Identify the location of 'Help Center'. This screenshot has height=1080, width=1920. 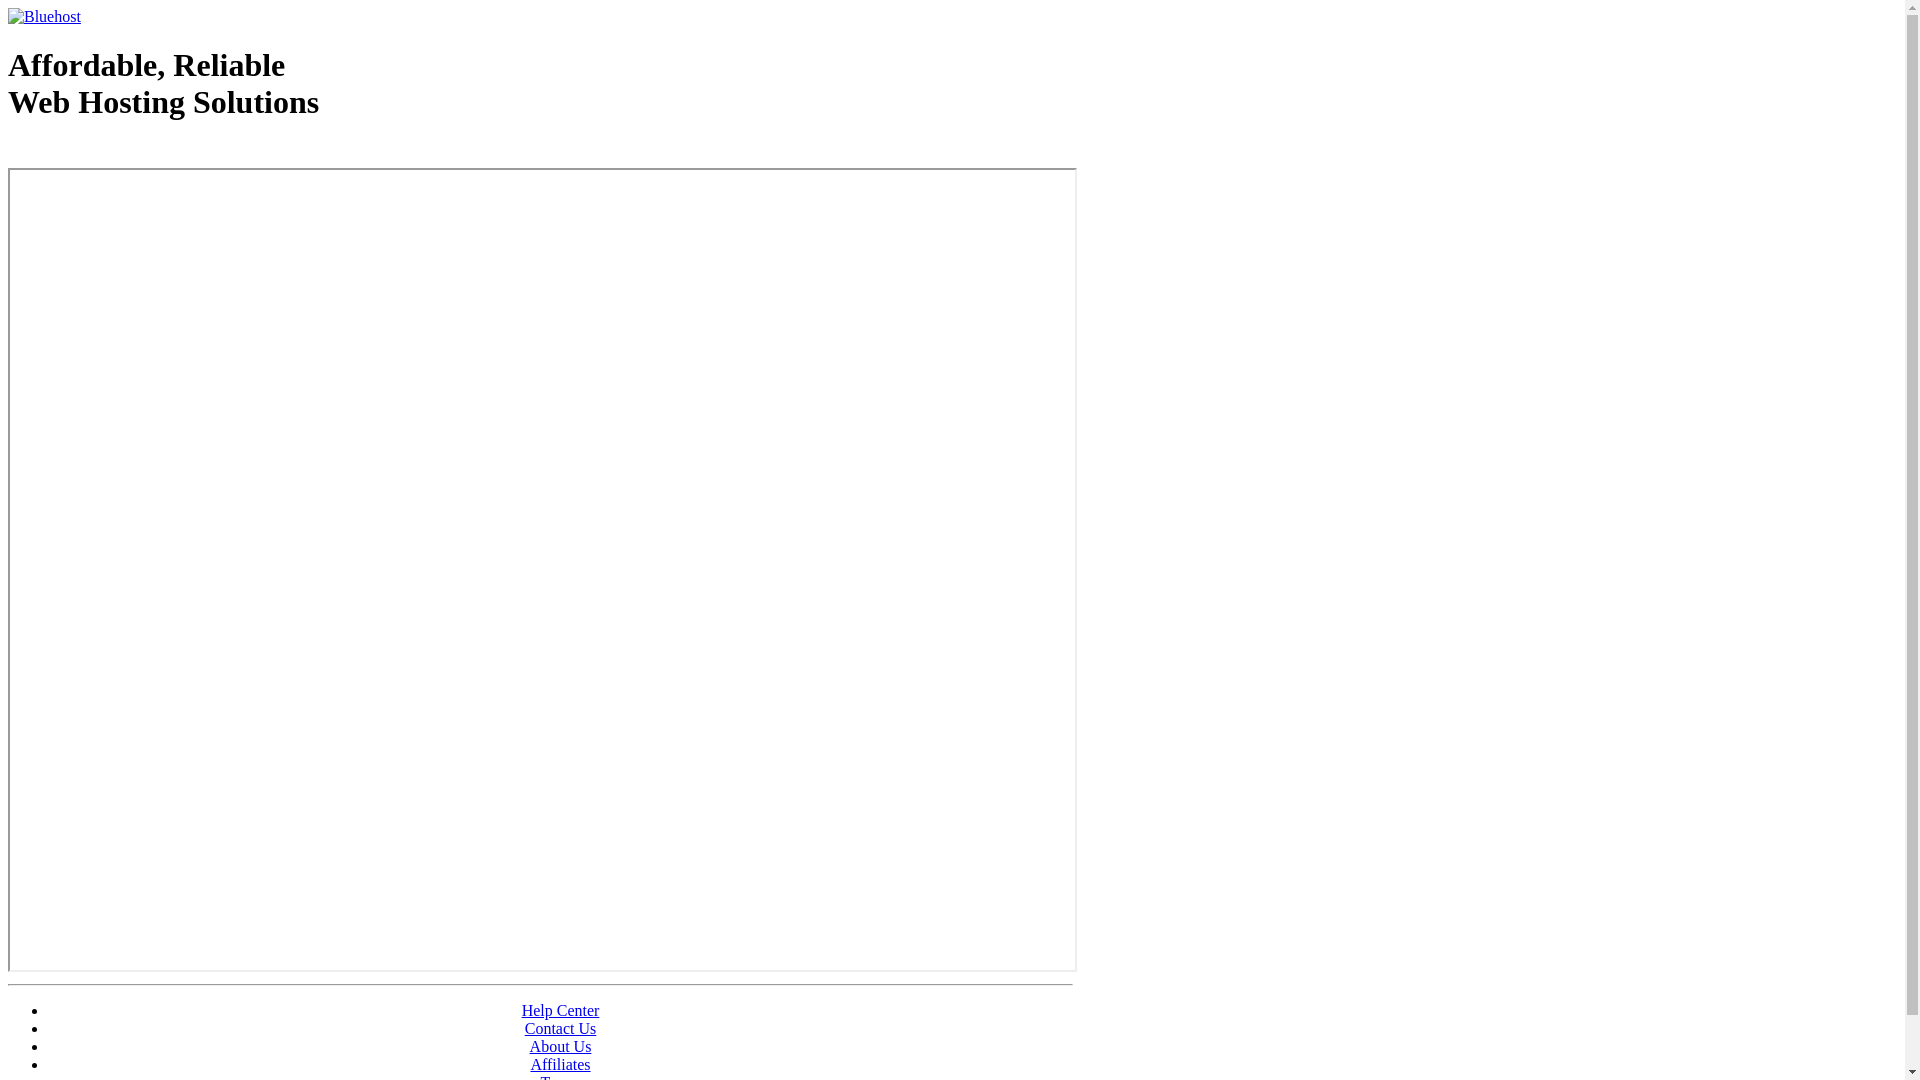
(522, 1010).